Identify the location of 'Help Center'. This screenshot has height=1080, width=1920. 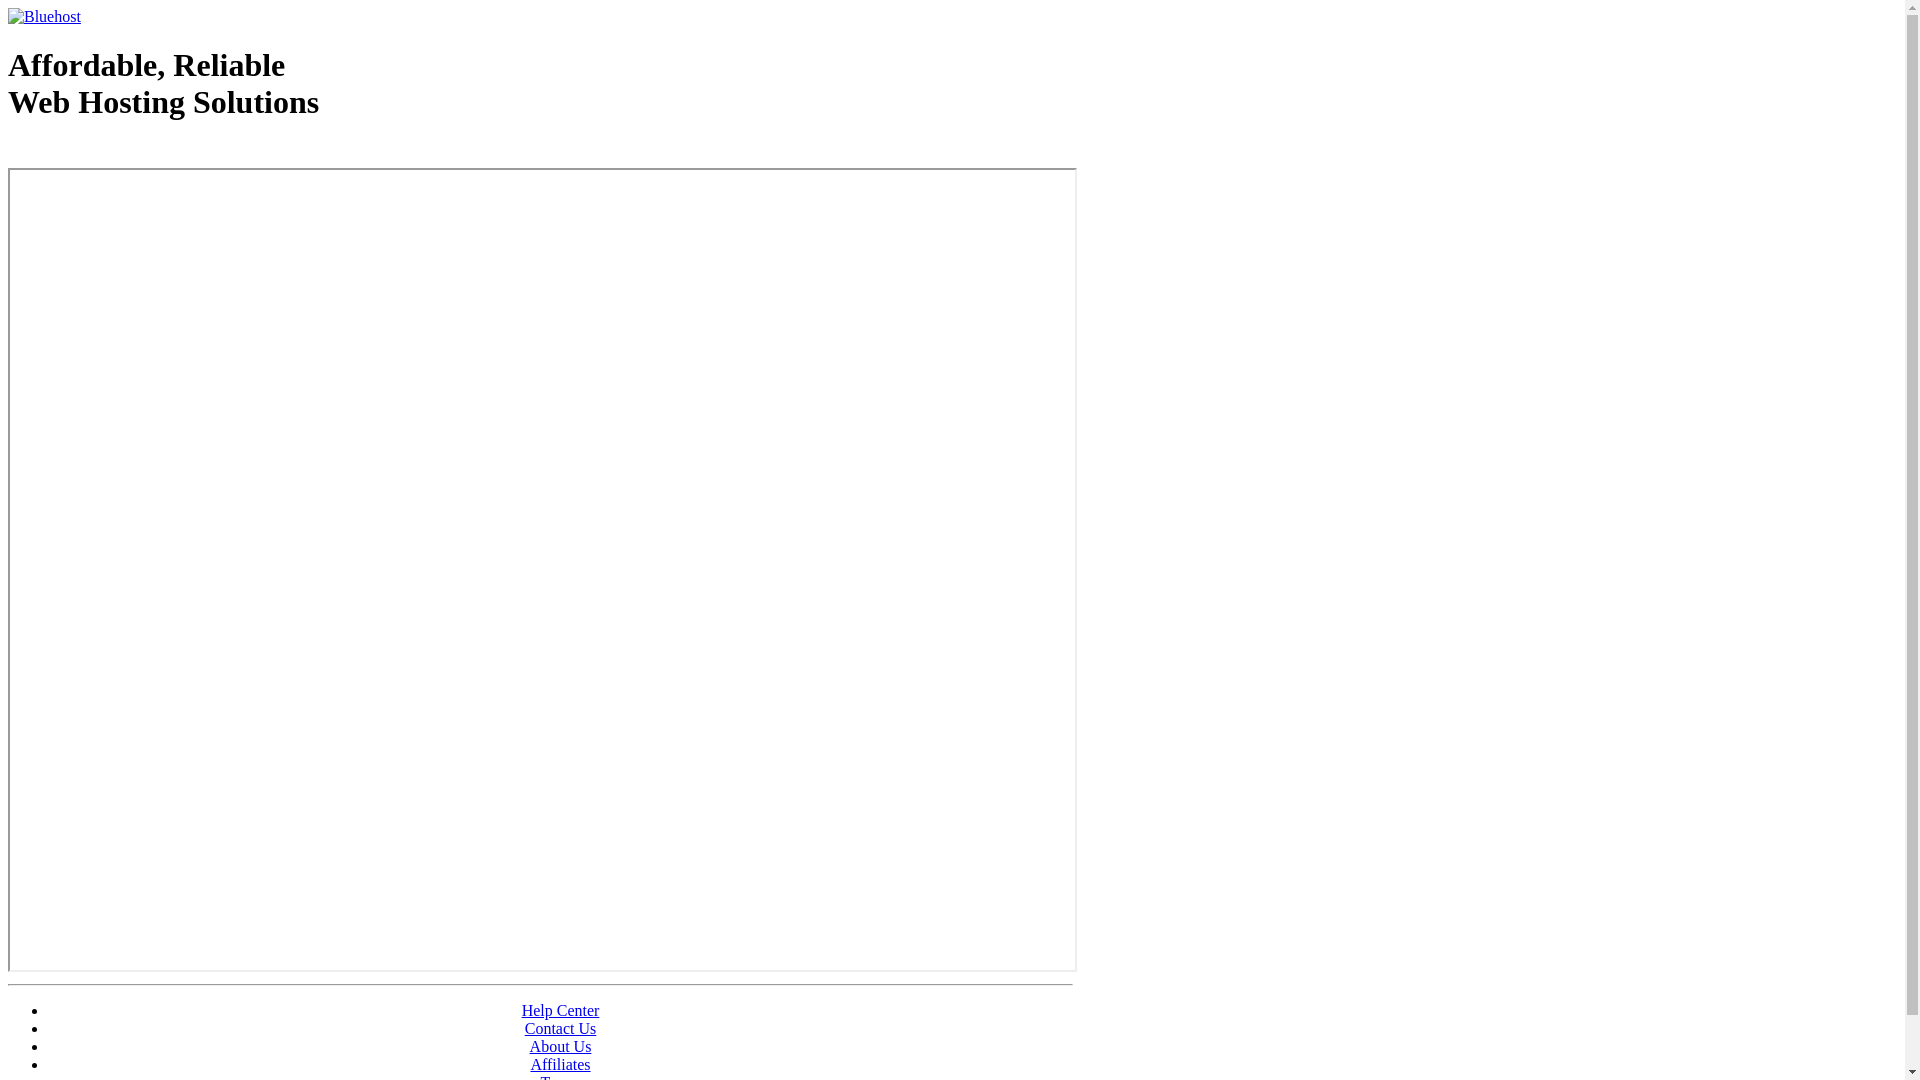
(522, 1010).